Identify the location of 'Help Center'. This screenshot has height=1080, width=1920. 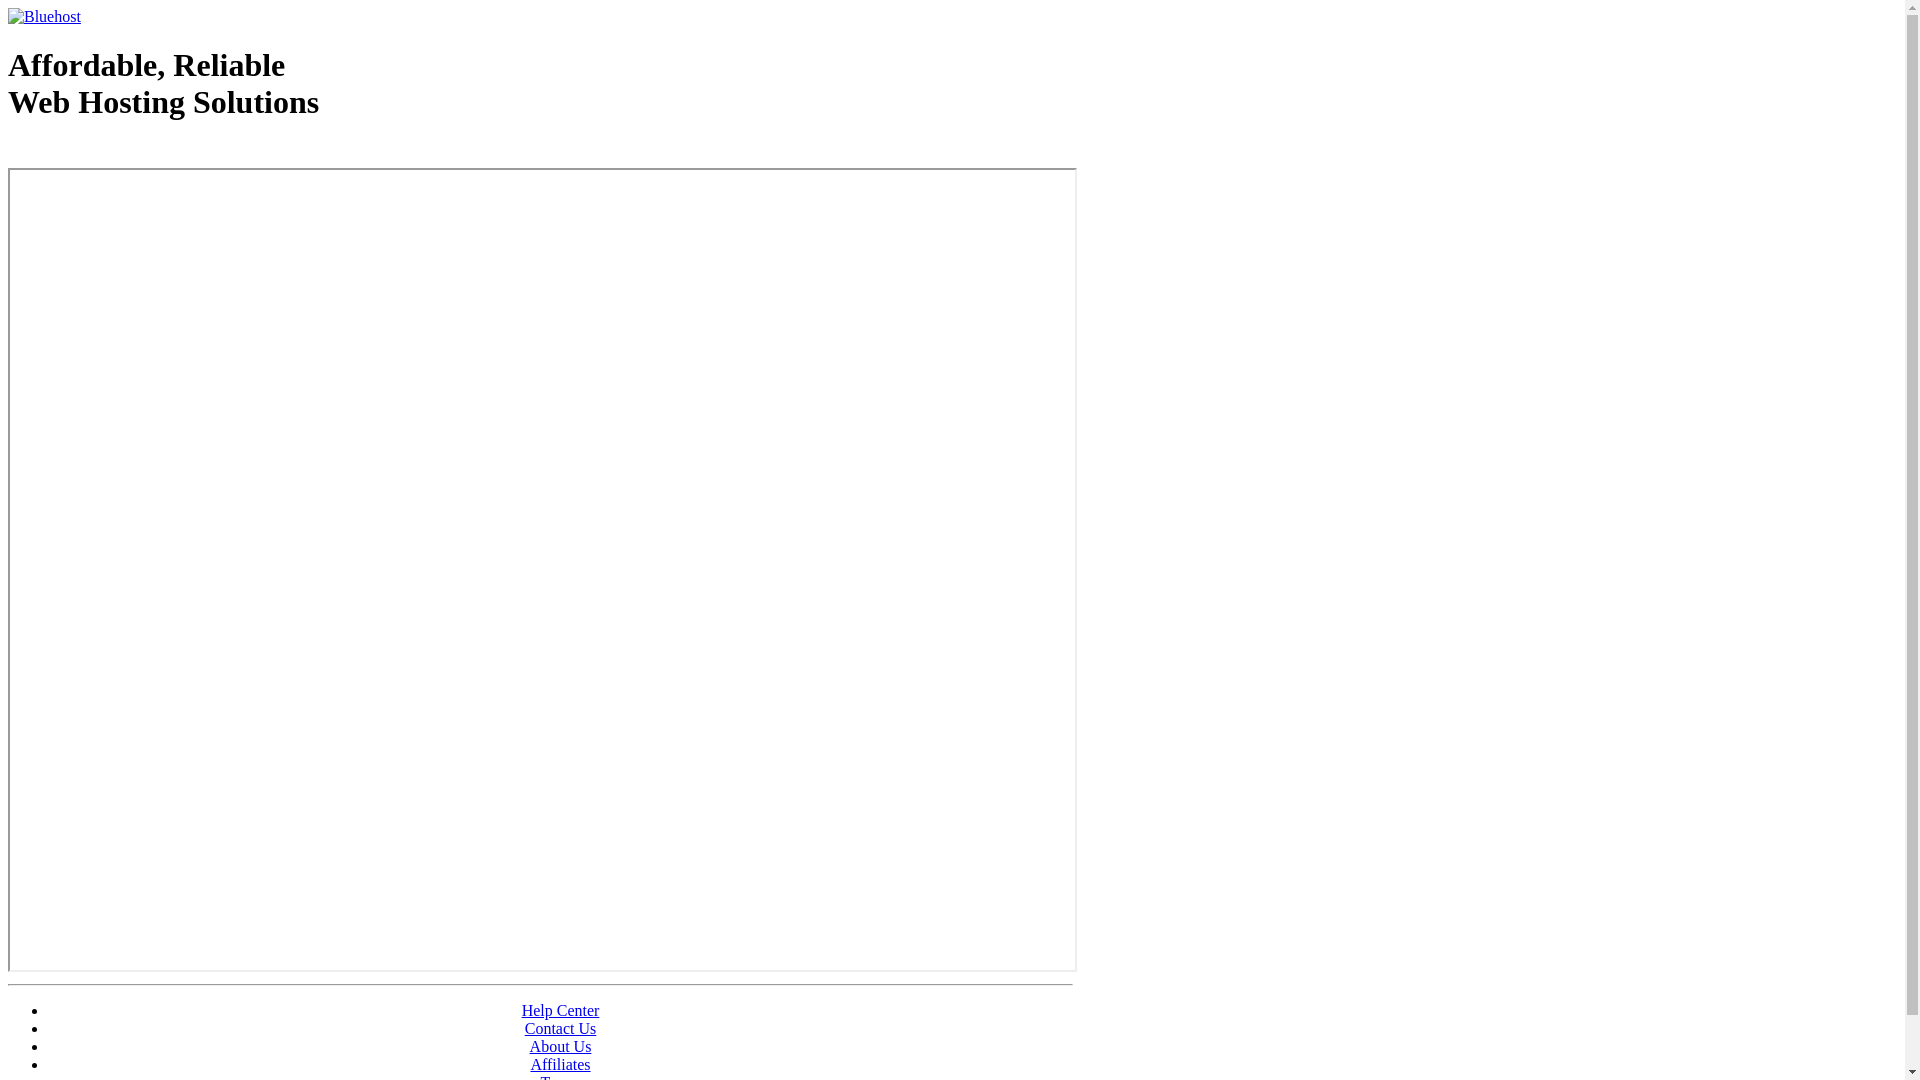
(522, 1010).